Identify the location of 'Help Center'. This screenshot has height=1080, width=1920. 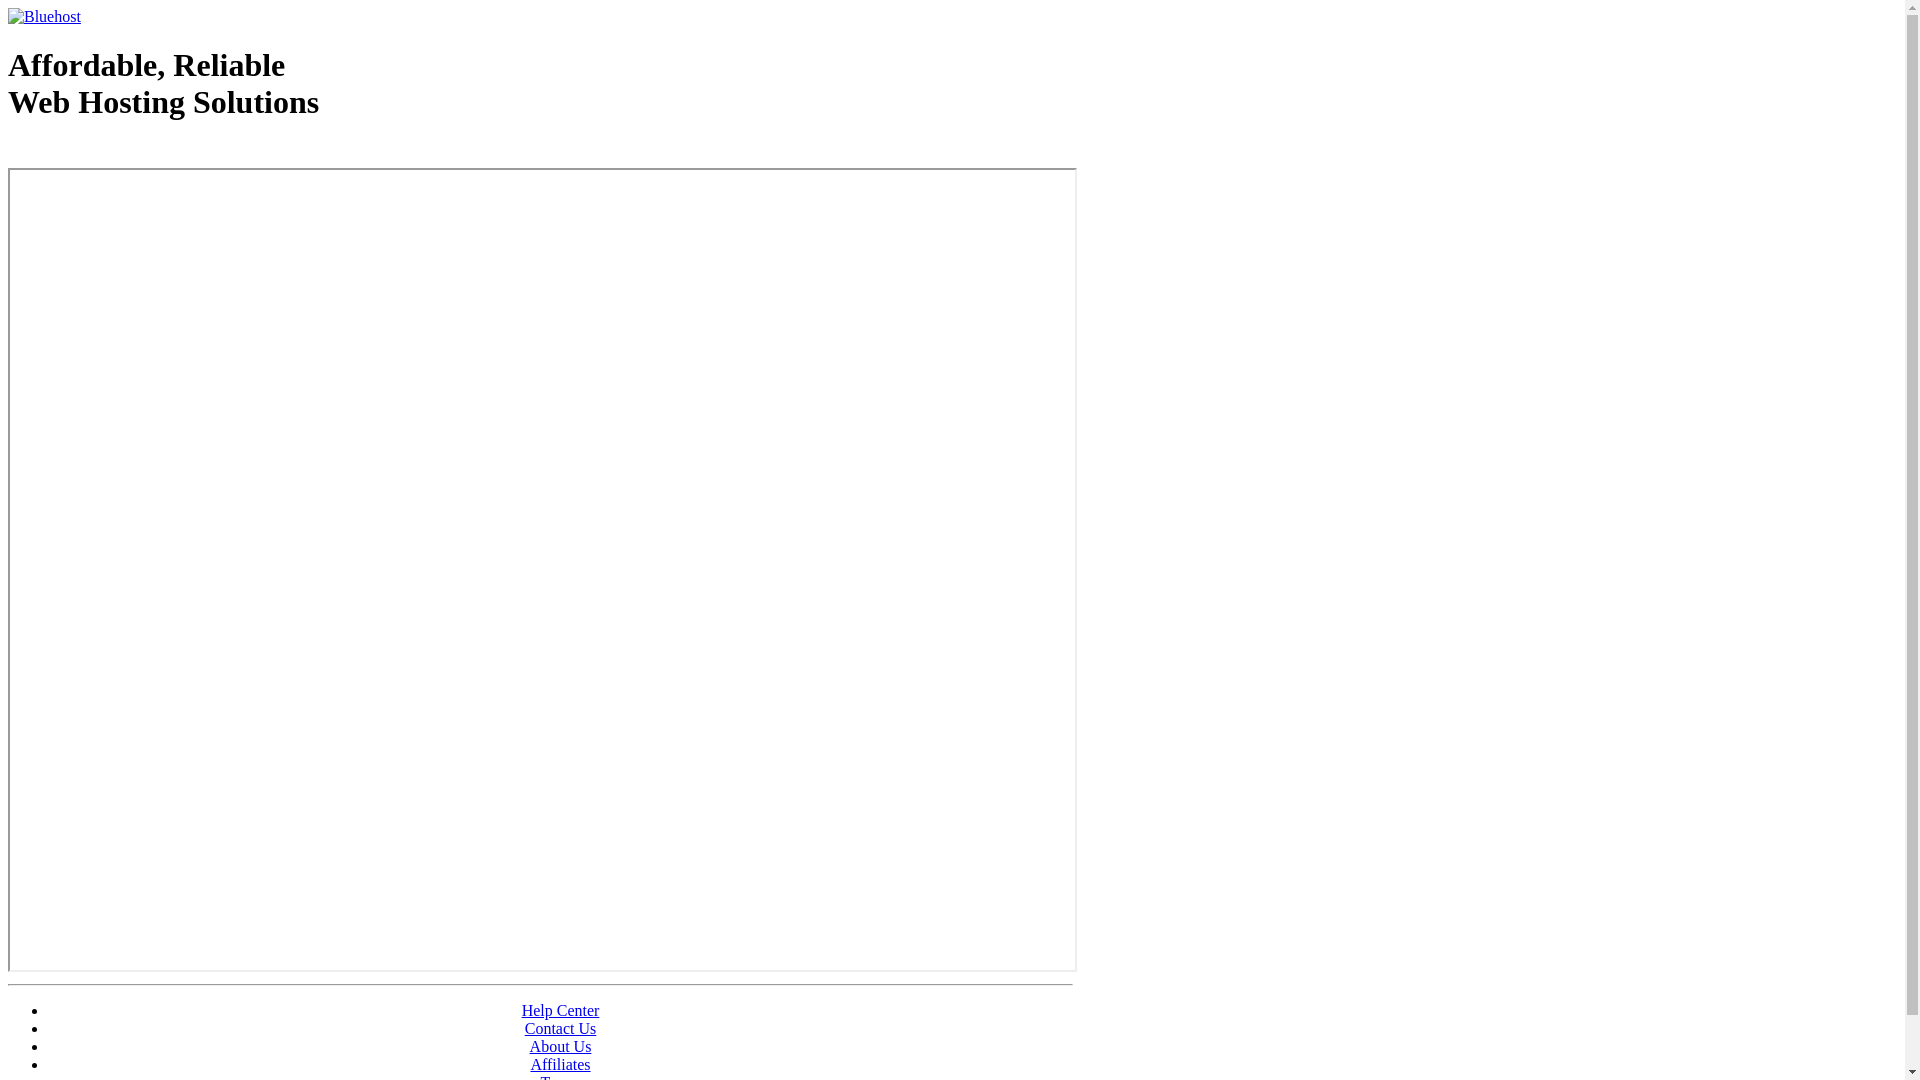
(522, 1010).